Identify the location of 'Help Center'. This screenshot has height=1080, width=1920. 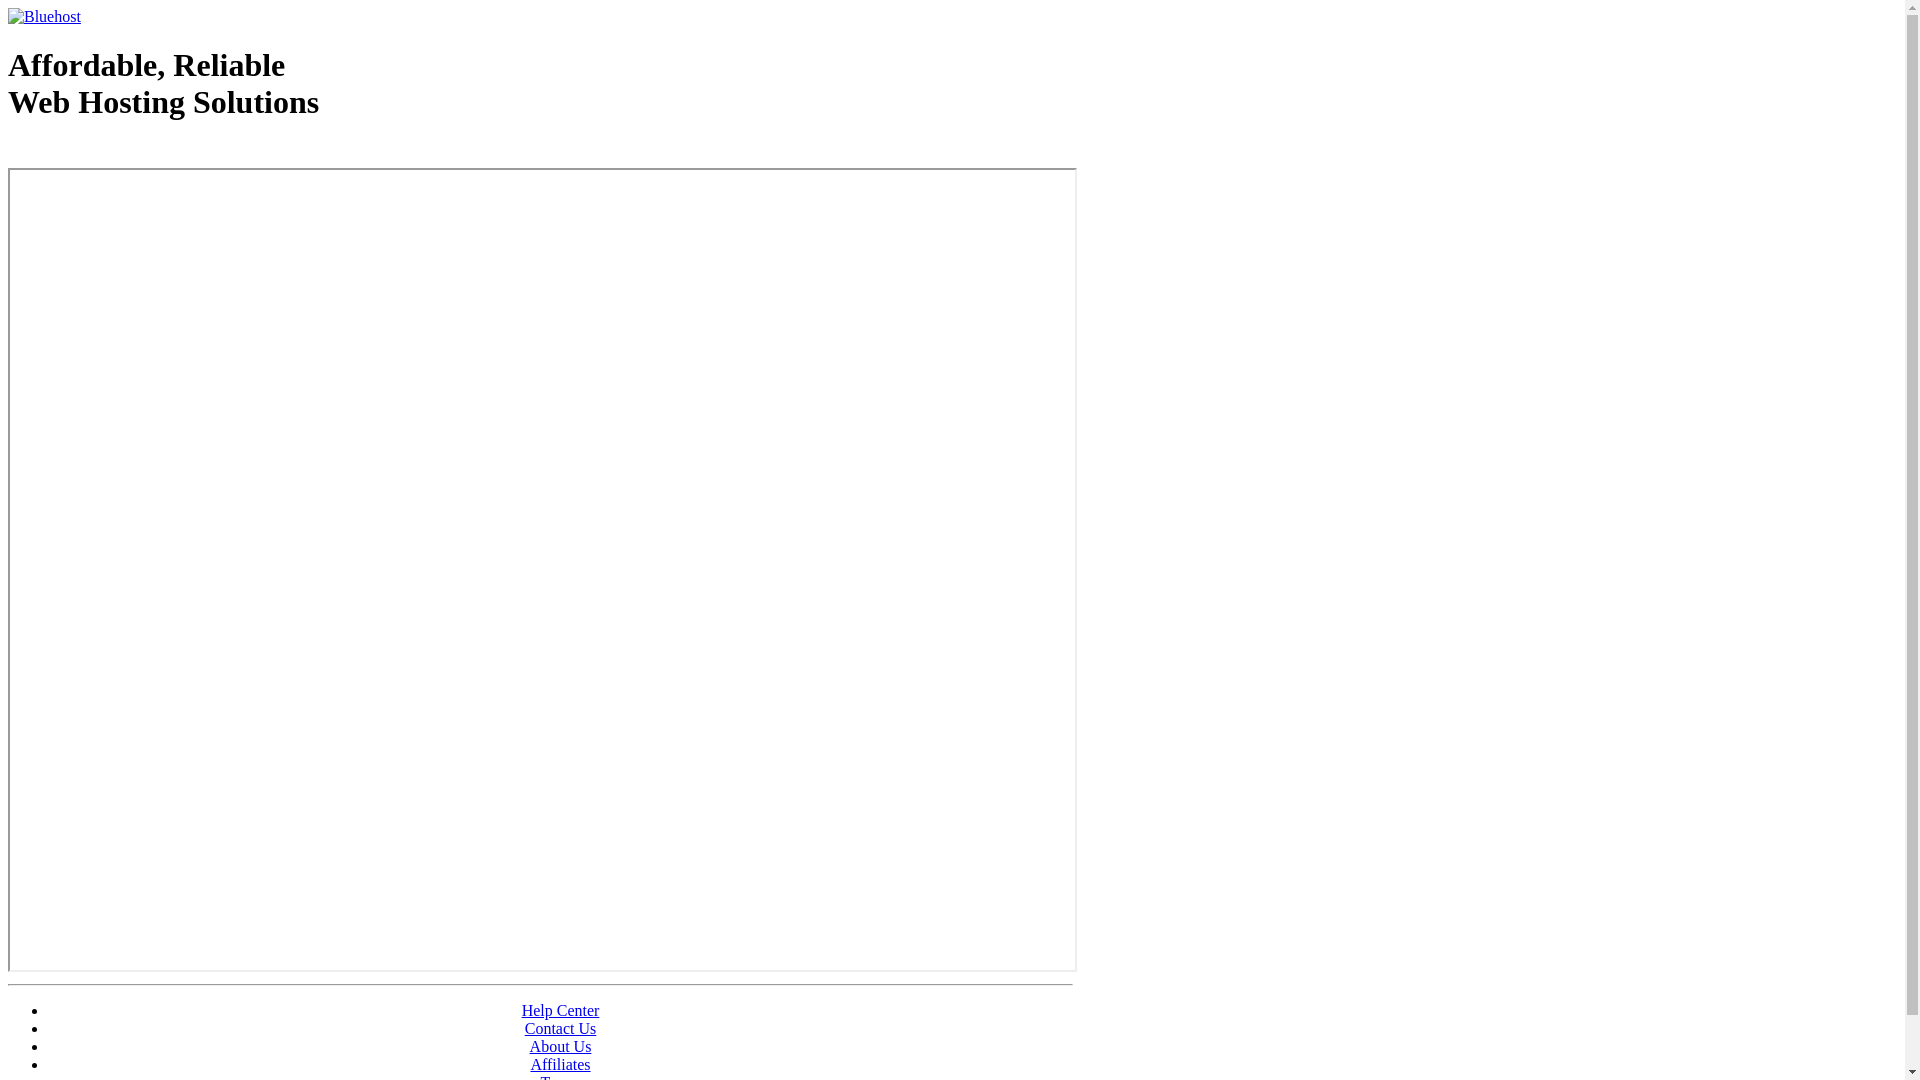
(522, 1010).